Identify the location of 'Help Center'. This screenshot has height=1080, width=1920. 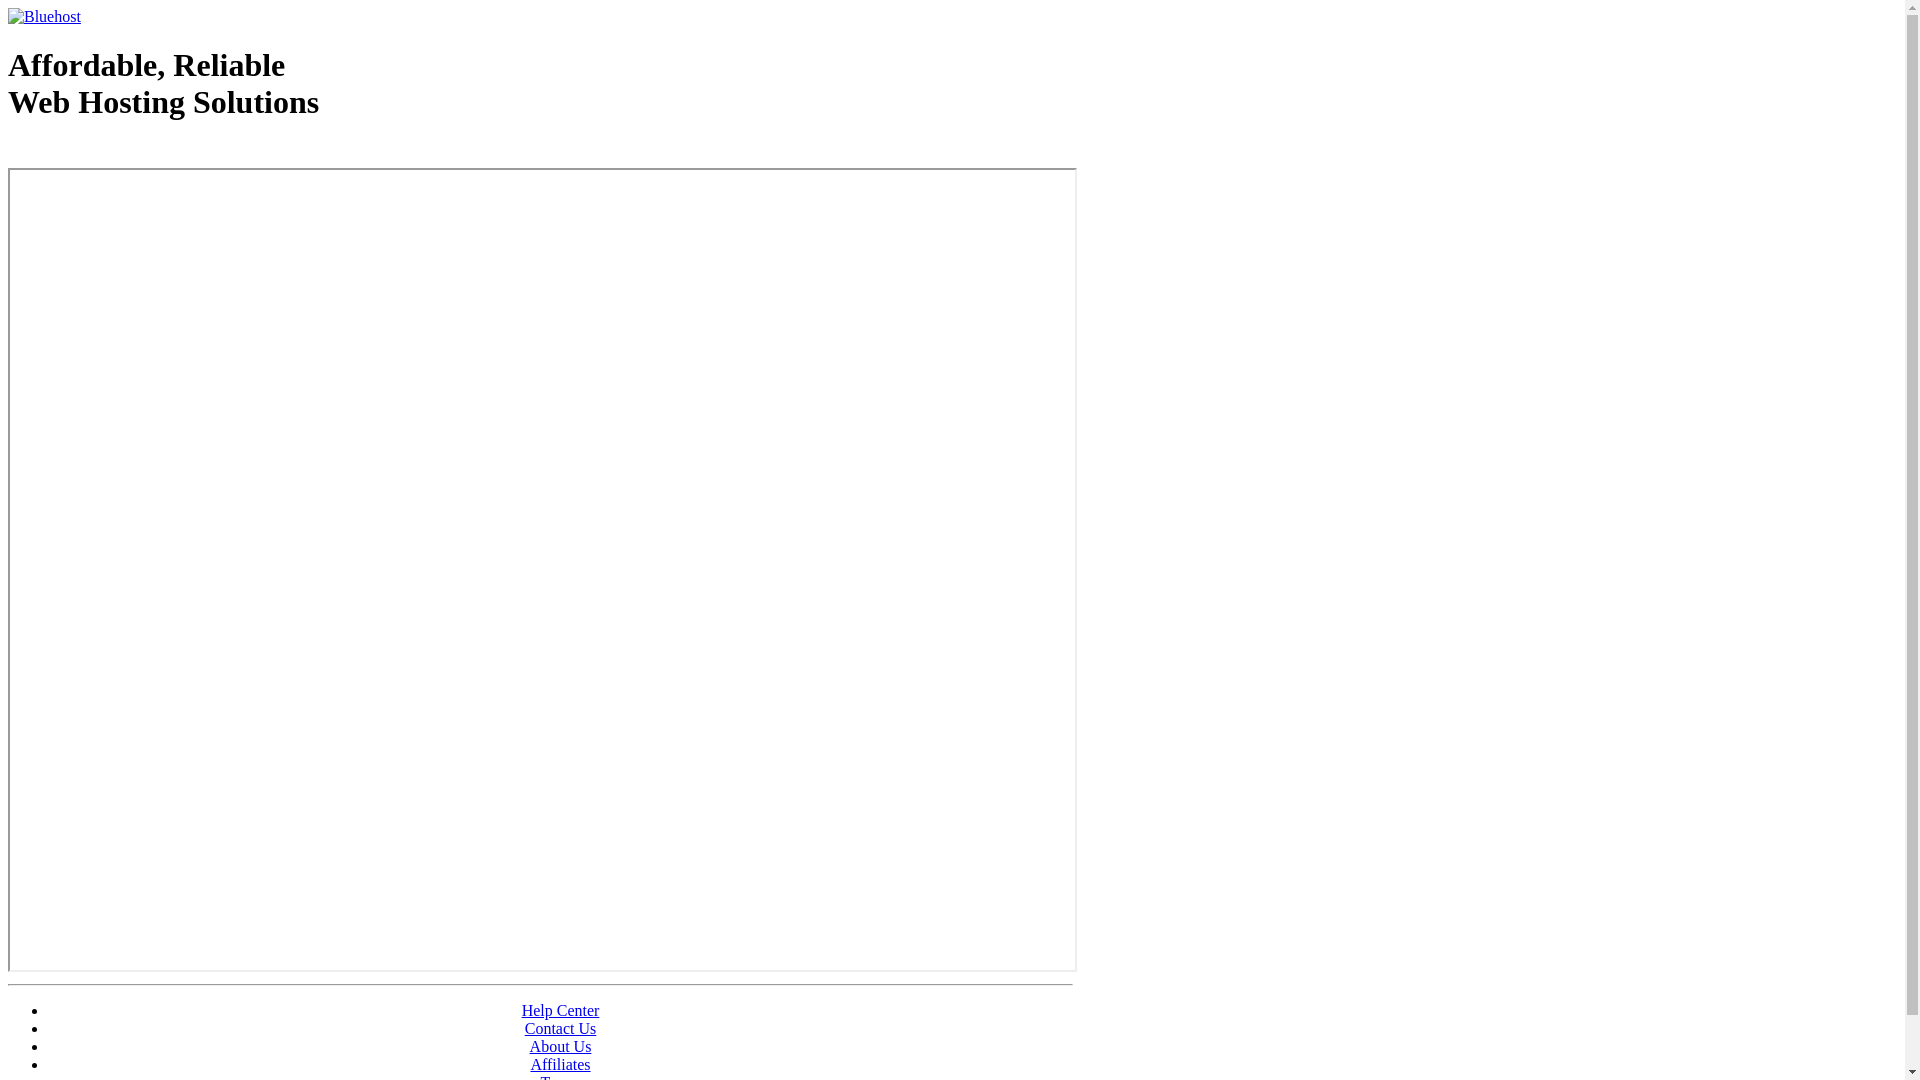
(522, 1010).